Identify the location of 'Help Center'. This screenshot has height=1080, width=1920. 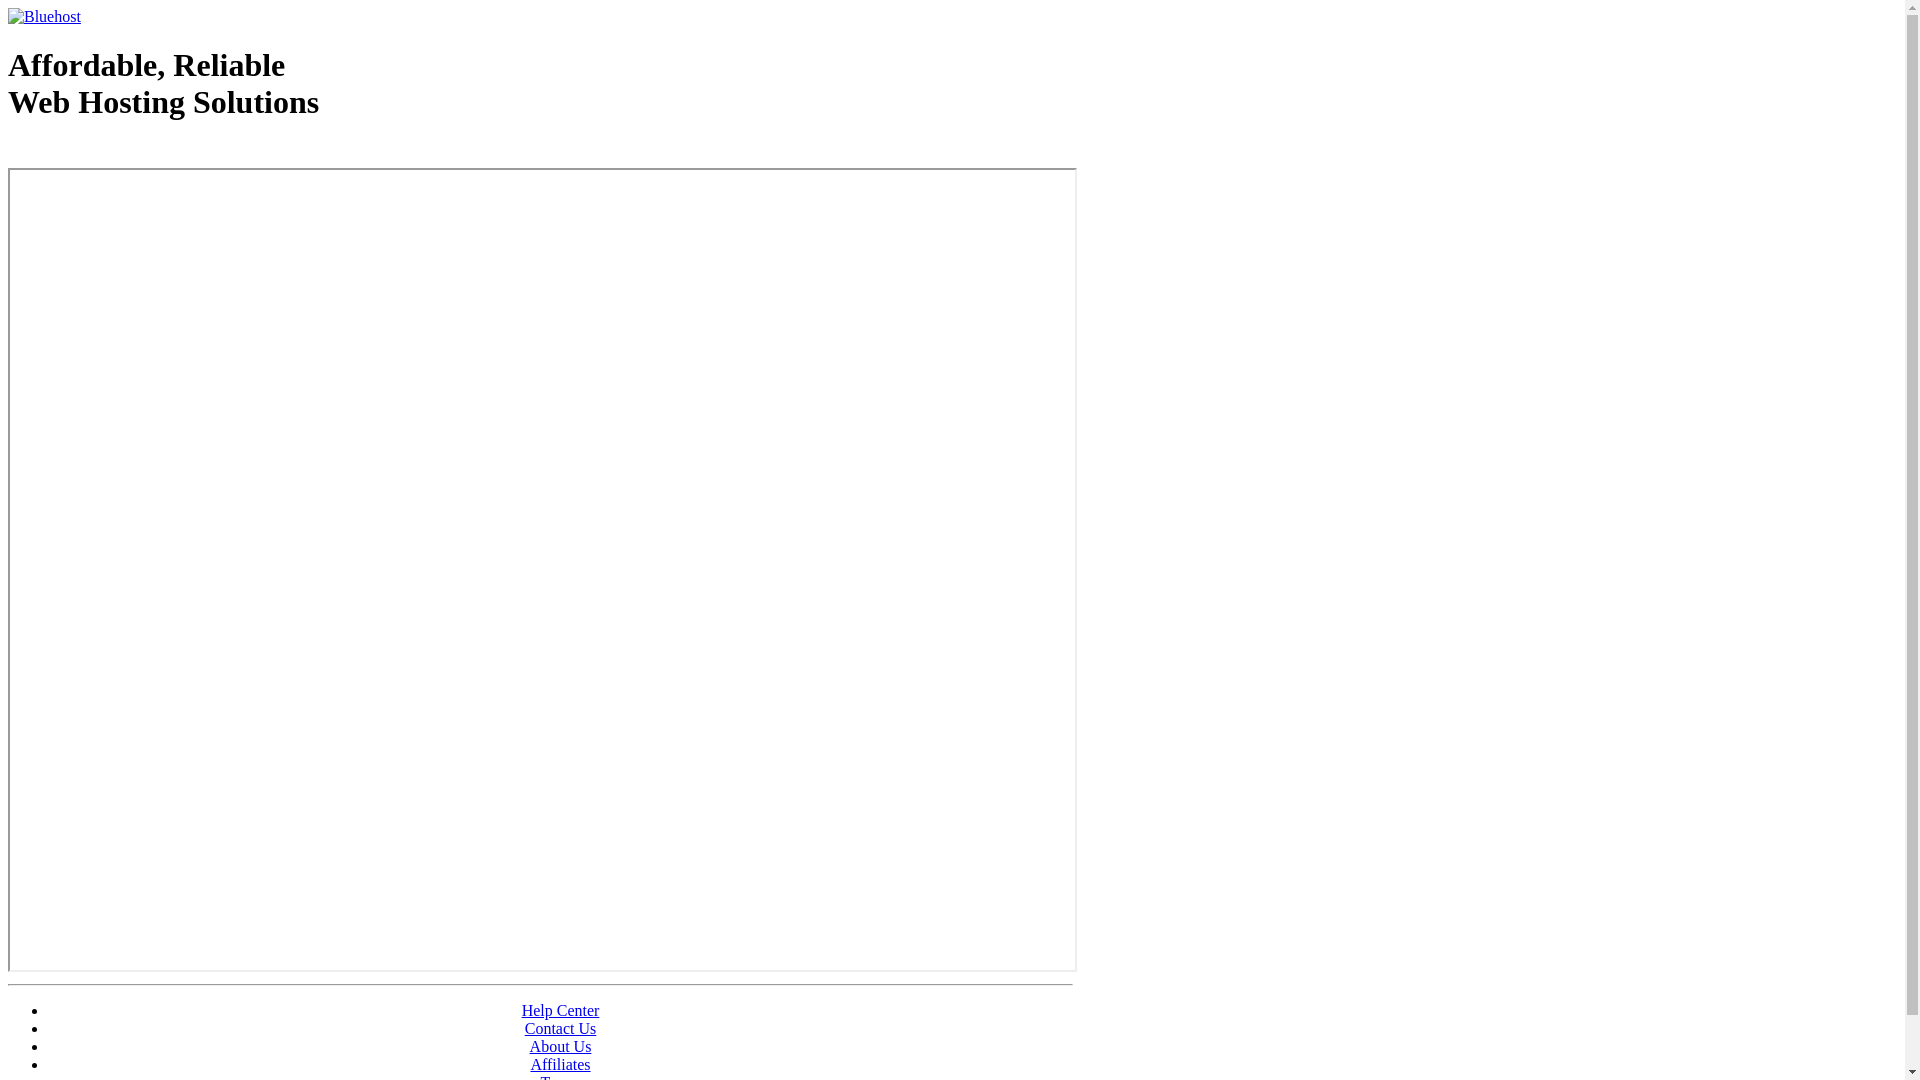
(522, 1010).